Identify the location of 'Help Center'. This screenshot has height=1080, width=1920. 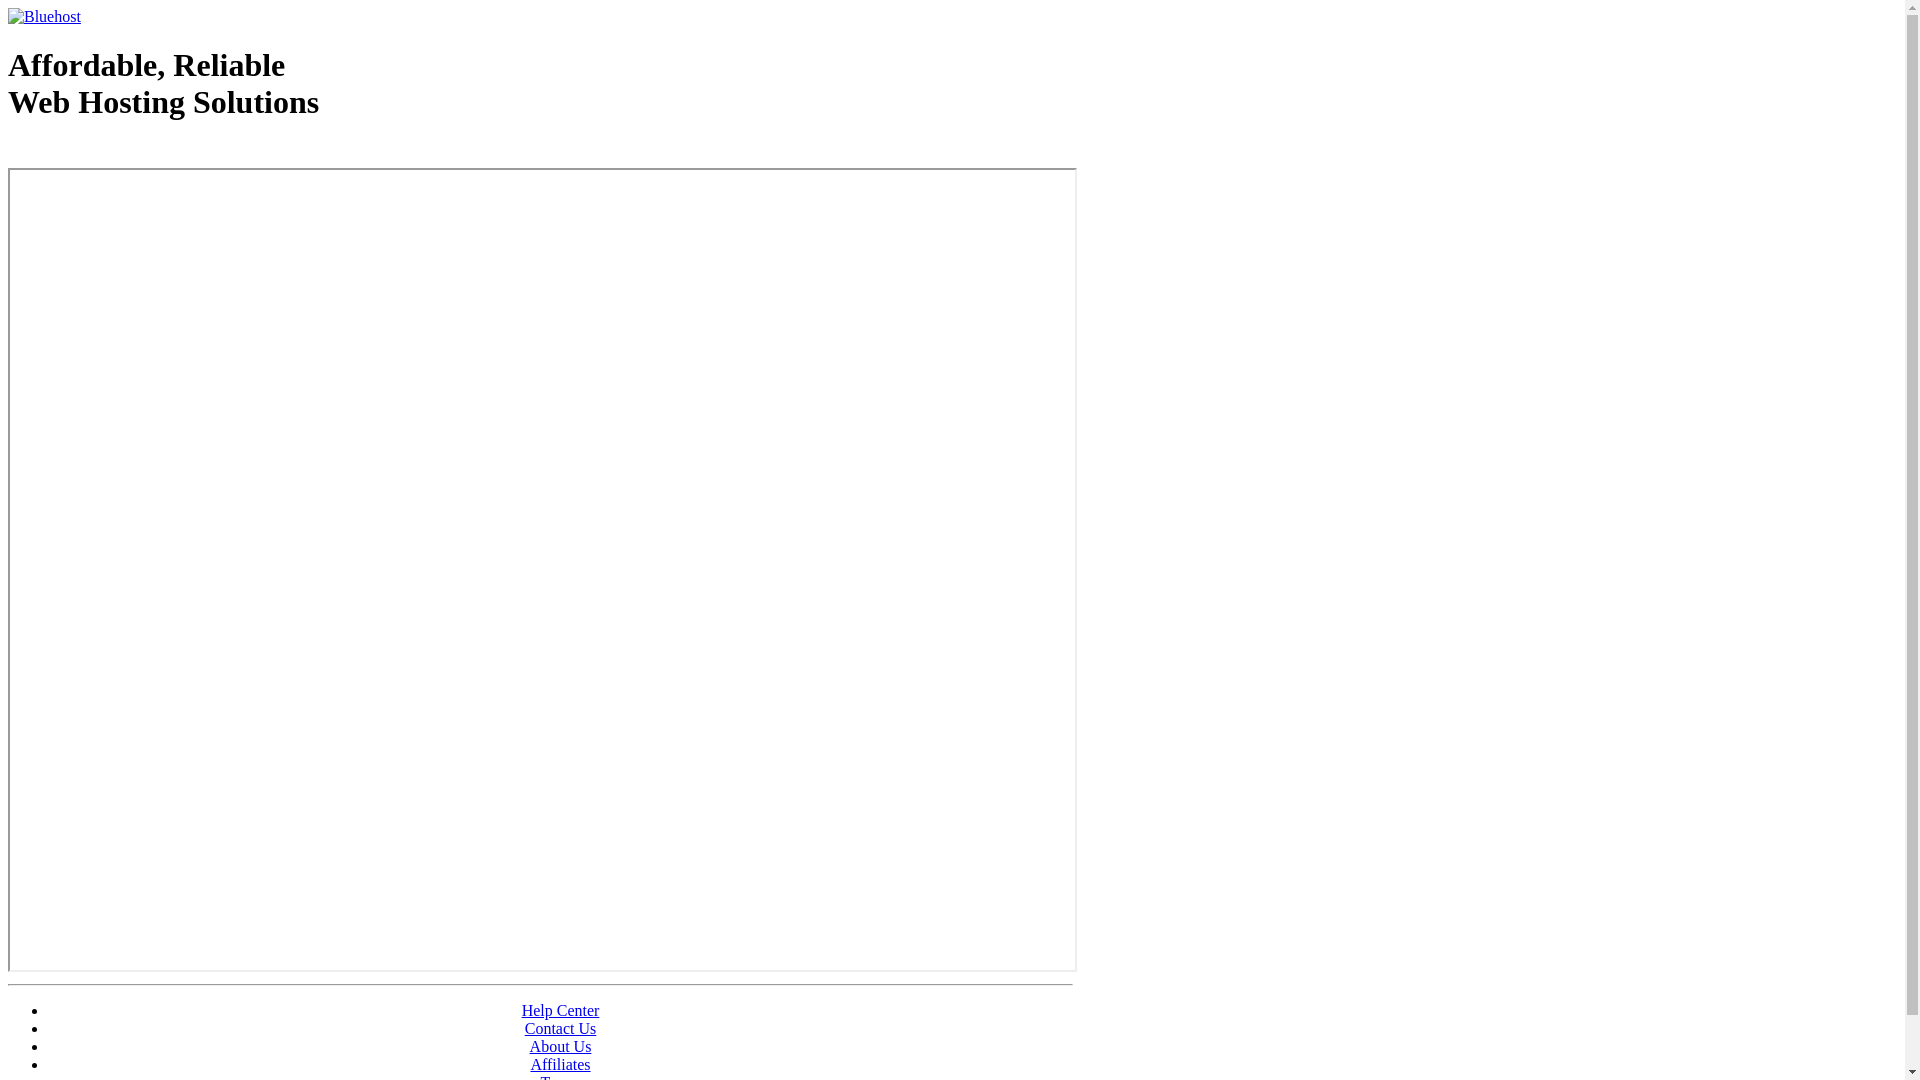
(522, 1010).